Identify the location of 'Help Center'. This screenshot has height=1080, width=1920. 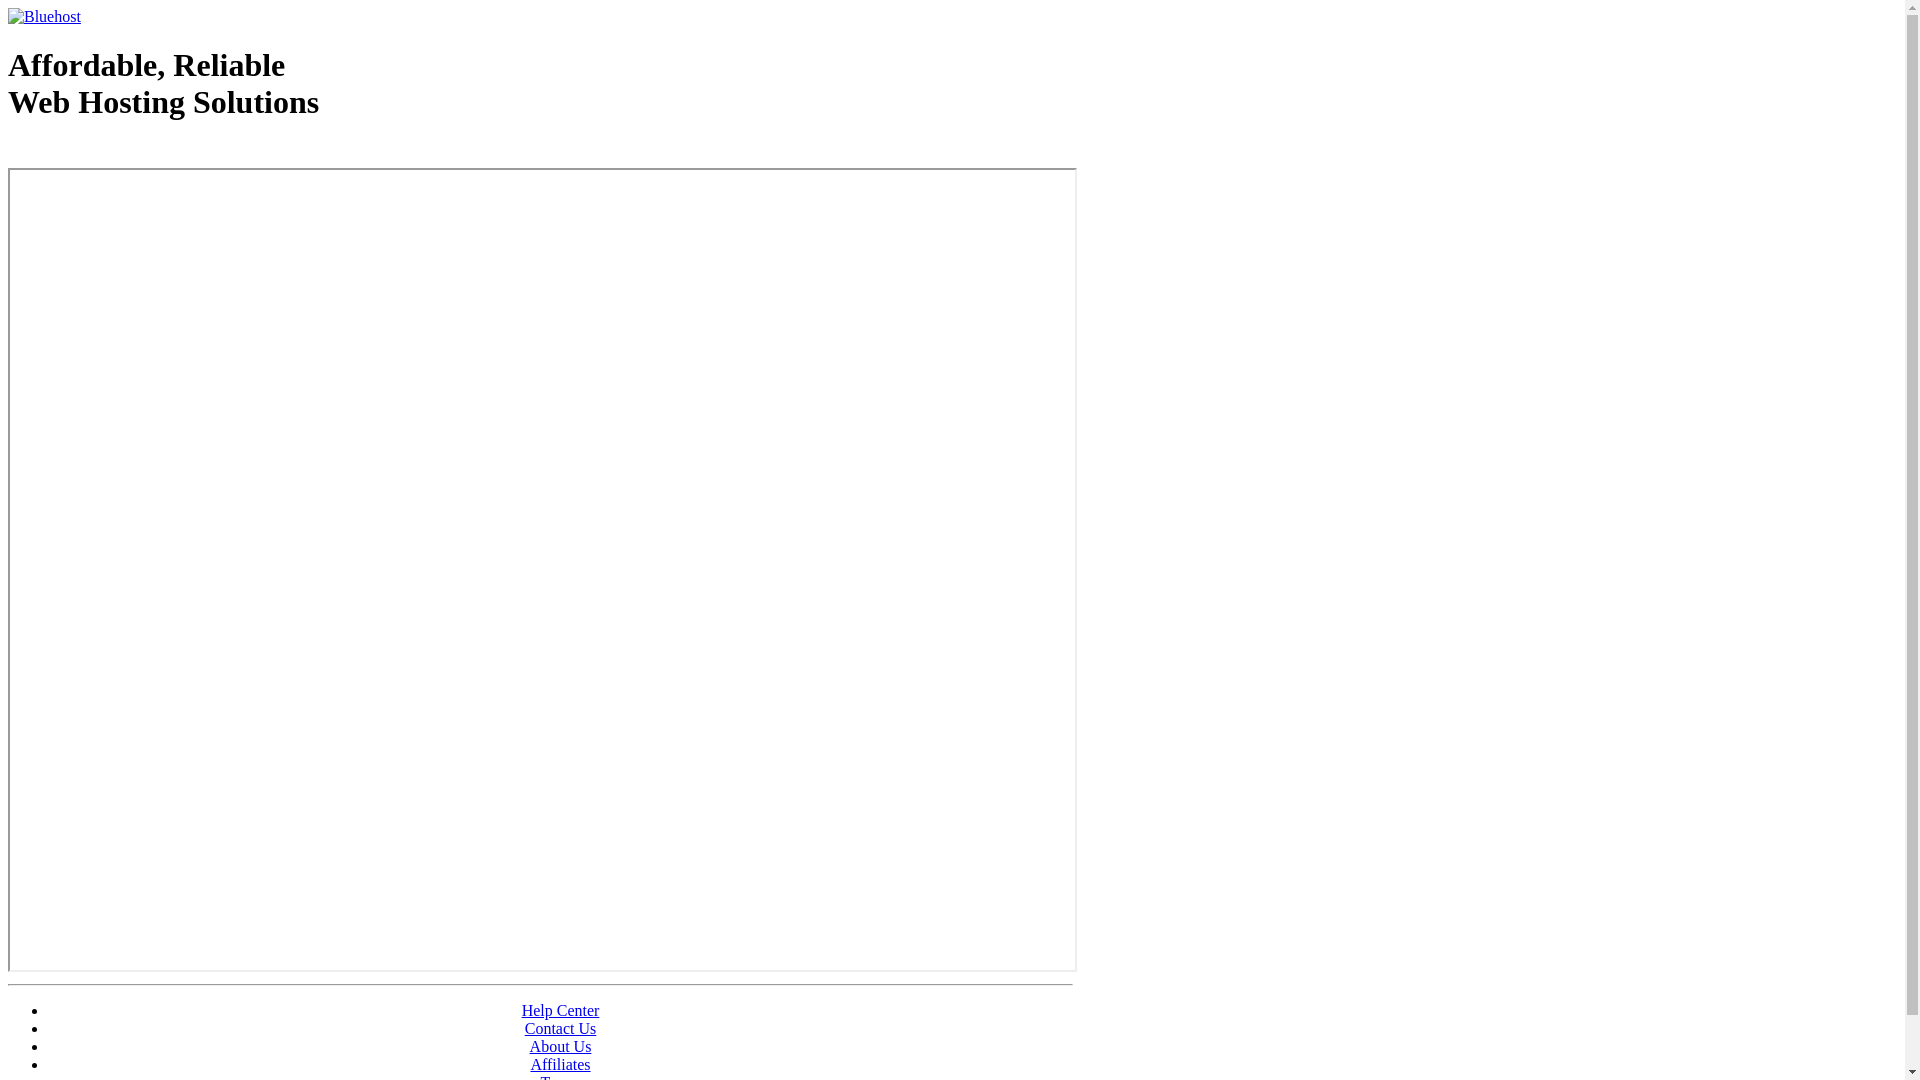
(522, 1010).